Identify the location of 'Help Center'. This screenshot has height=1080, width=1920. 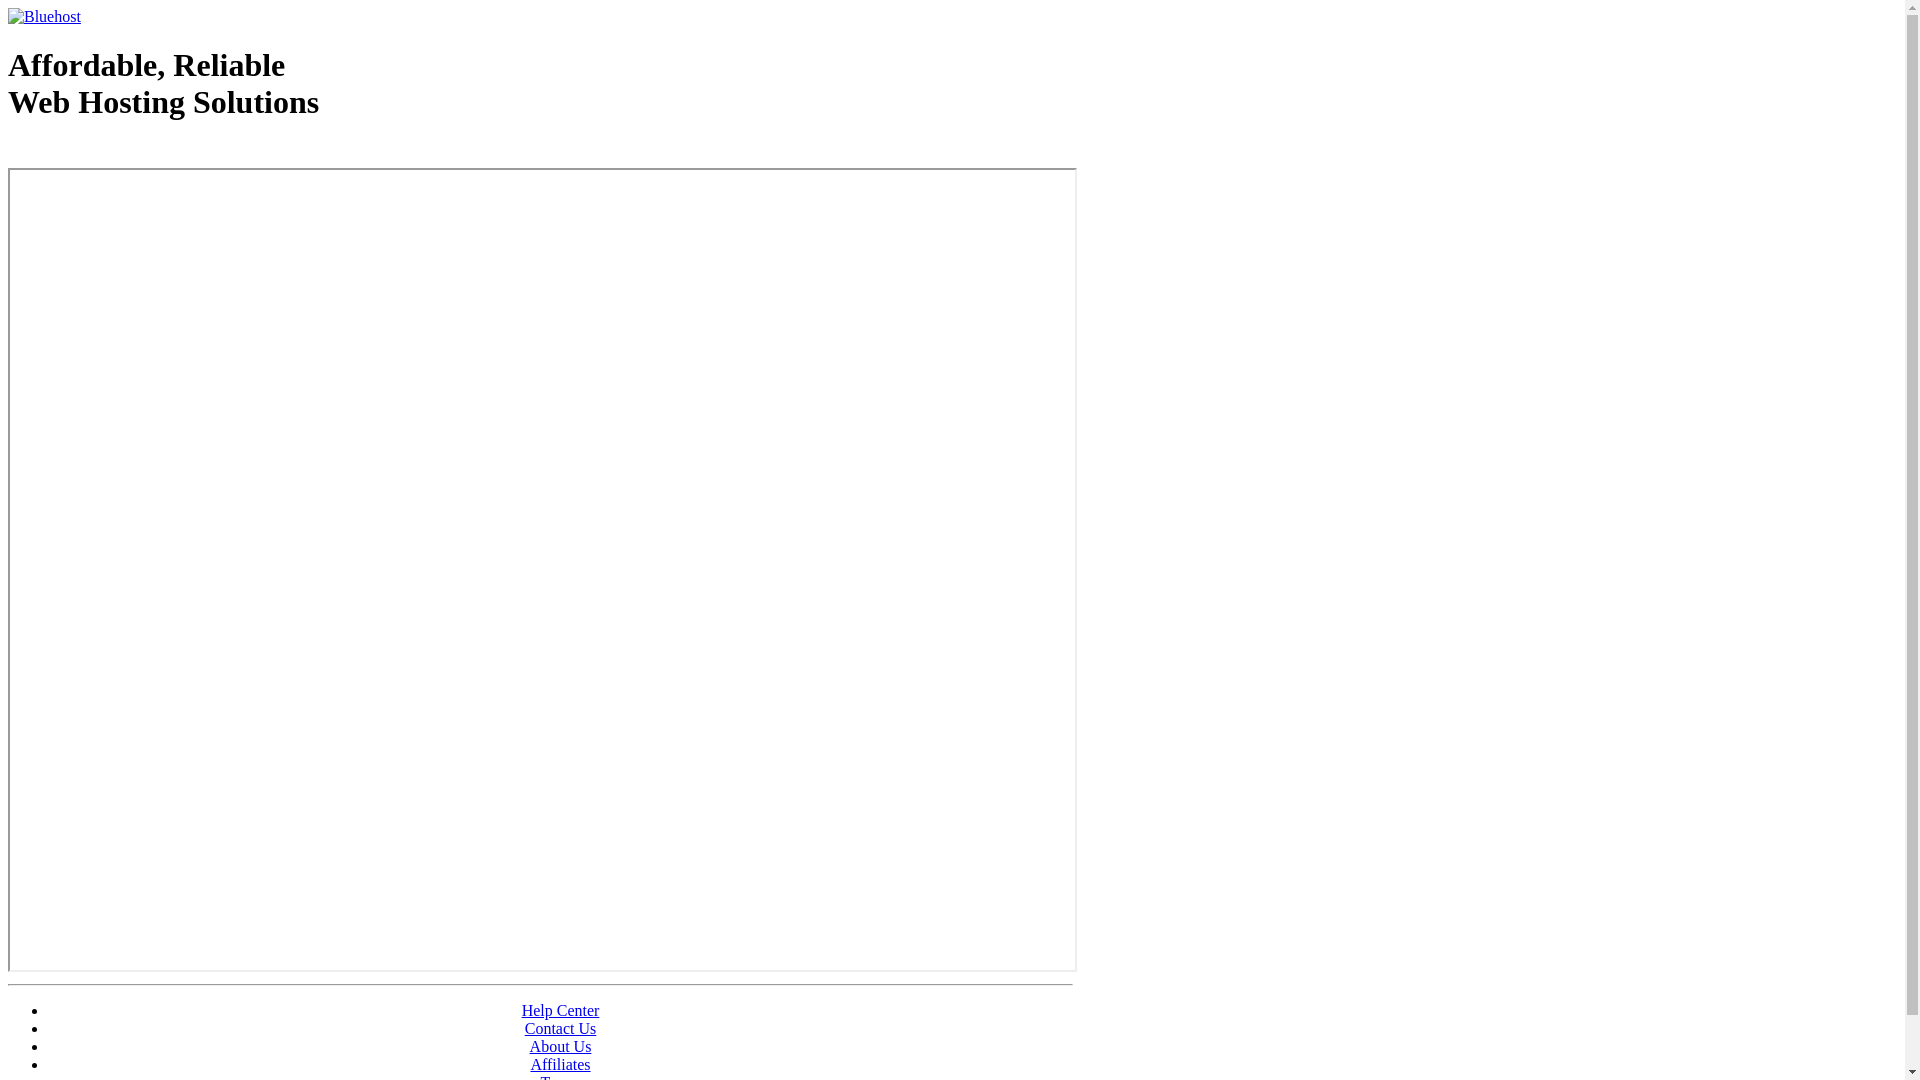
(522, 1010).